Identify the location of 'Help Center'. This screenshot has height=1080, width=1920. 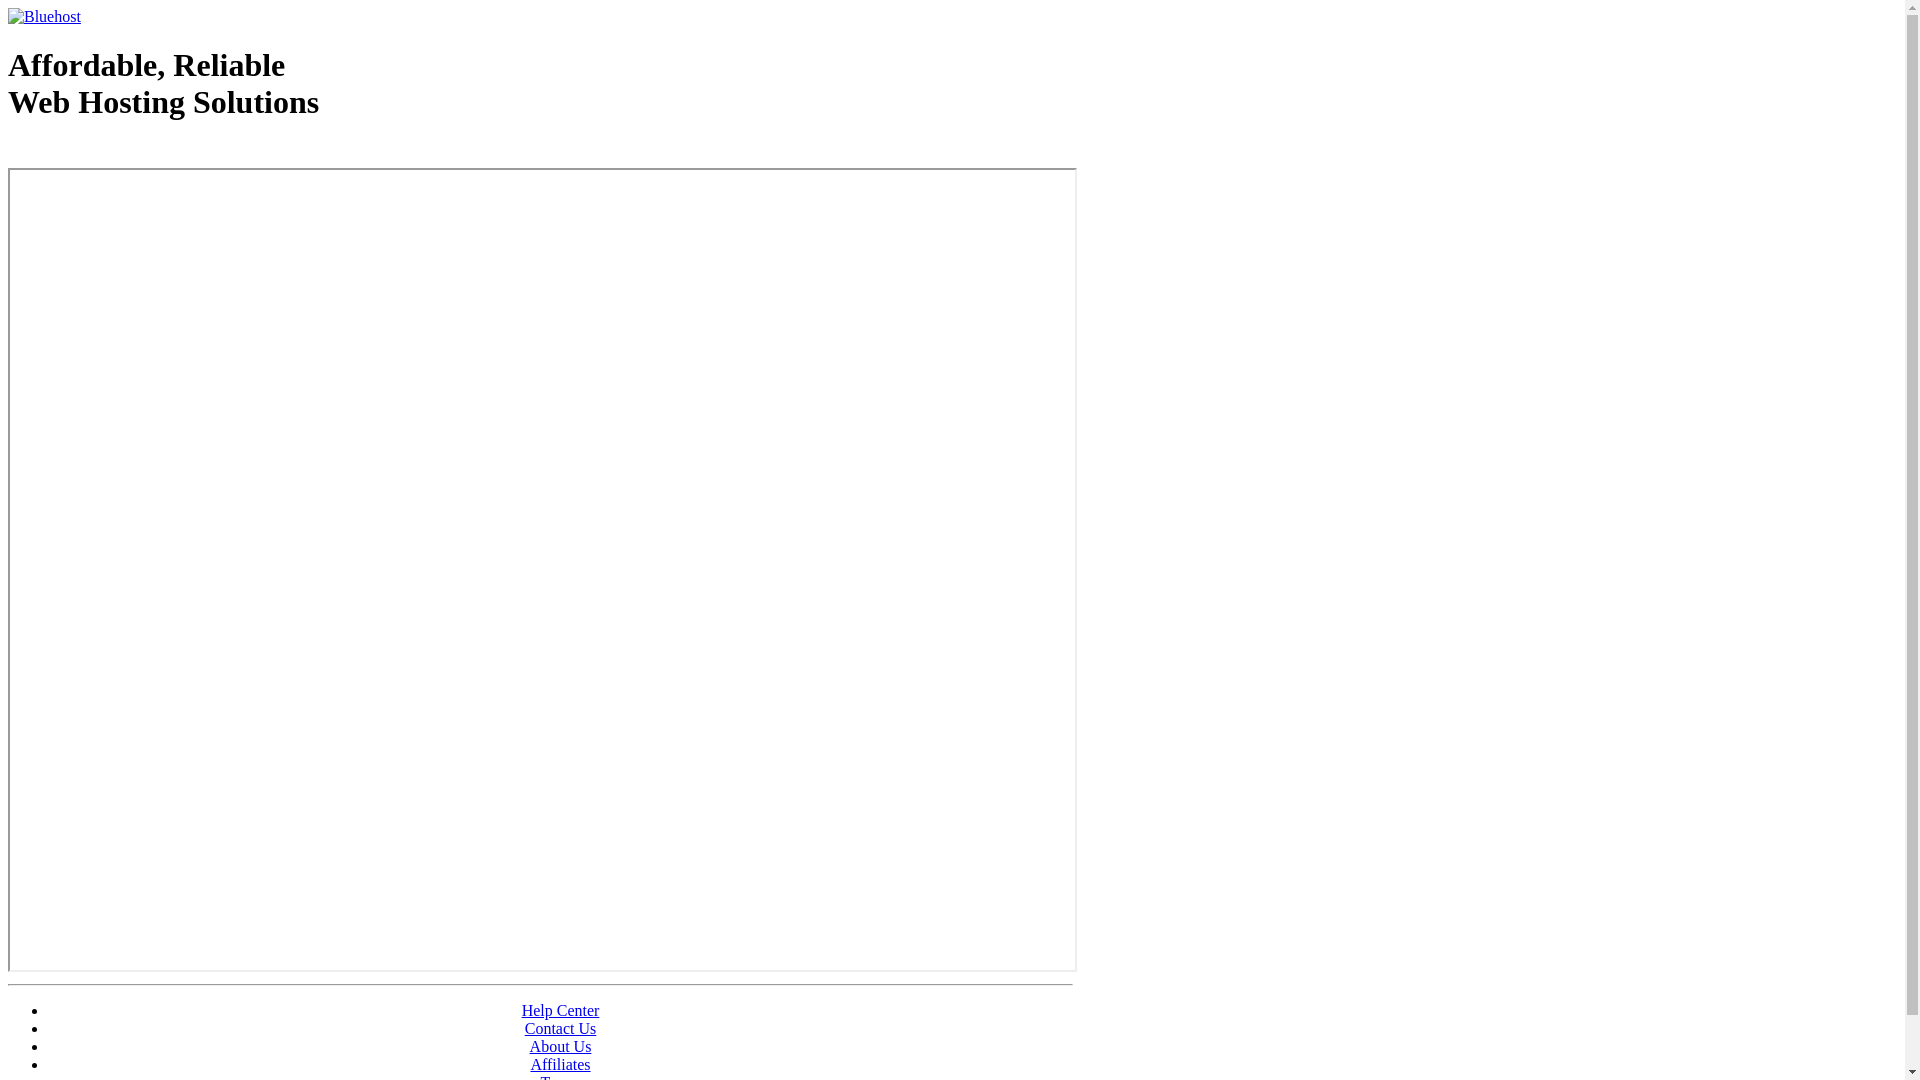
(522, 1010).